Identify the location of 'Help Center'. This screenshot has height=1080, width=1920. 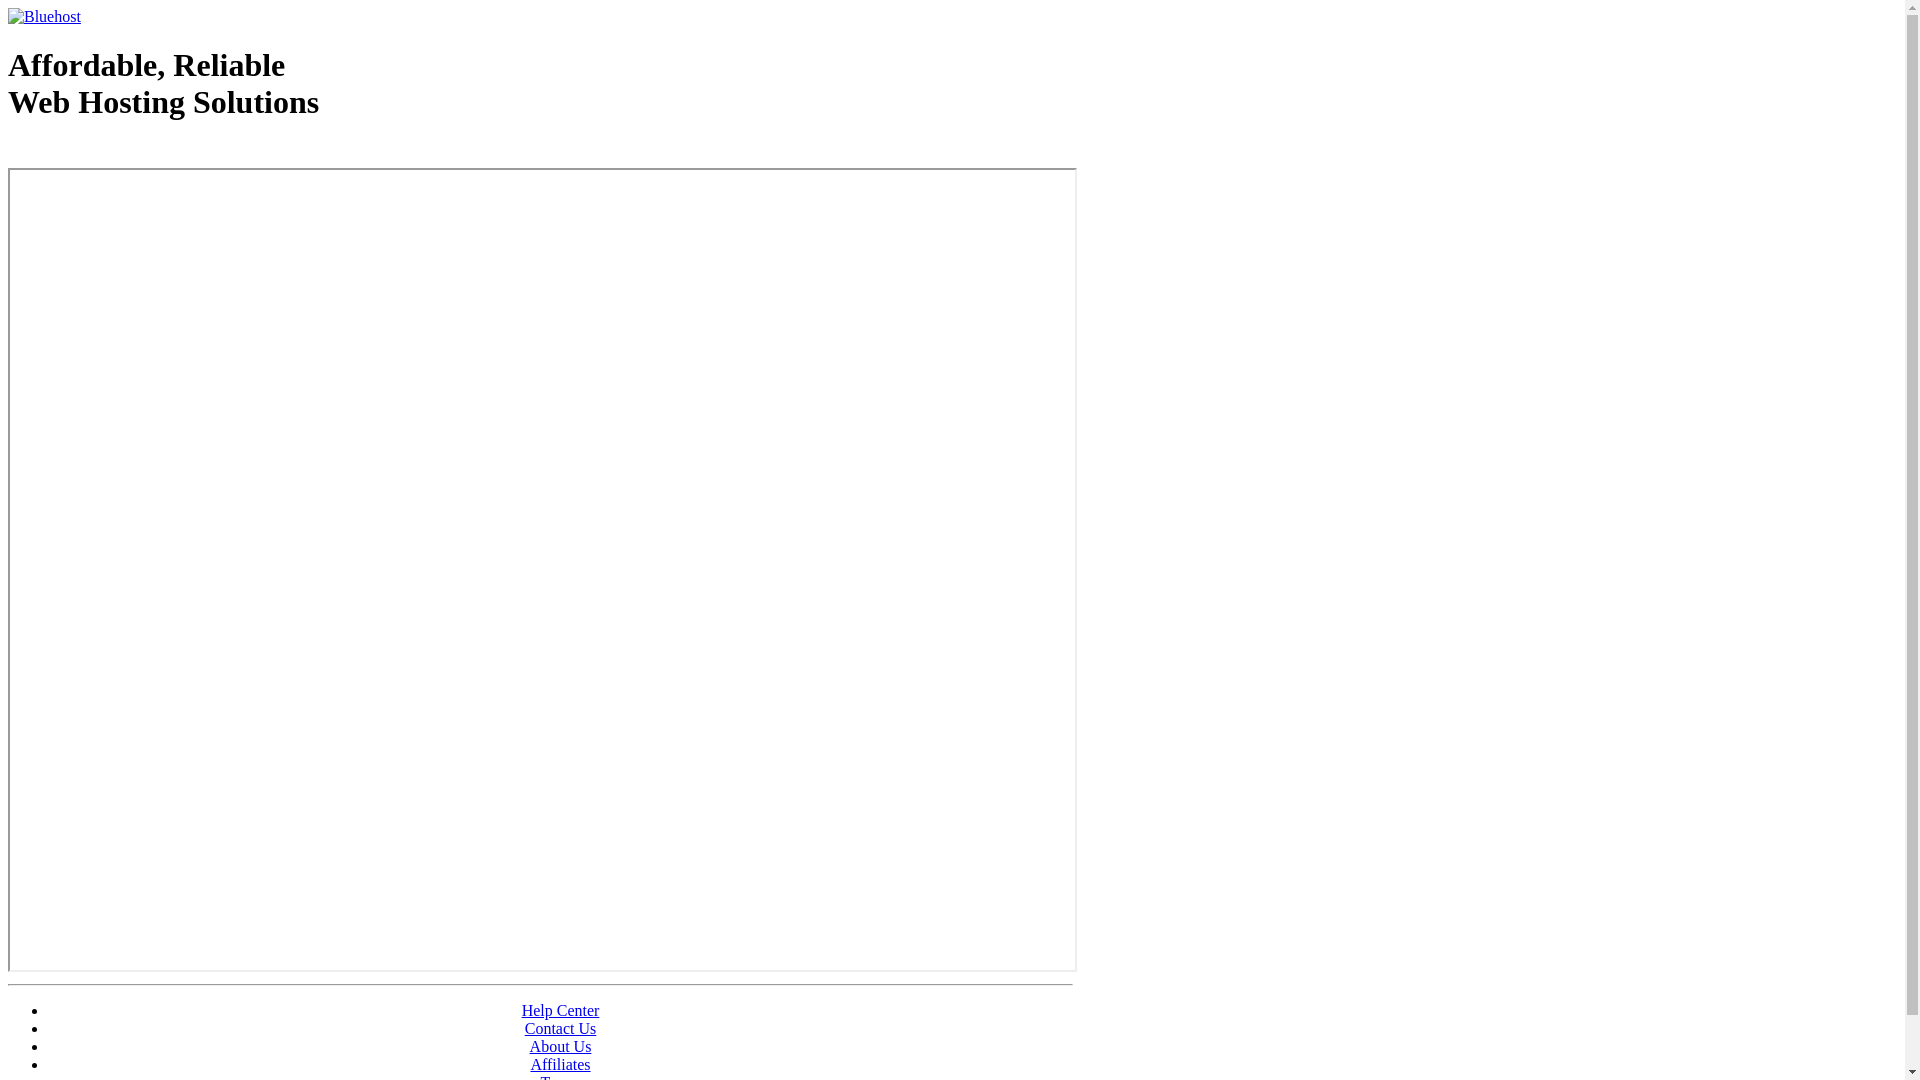
(522, 1010).